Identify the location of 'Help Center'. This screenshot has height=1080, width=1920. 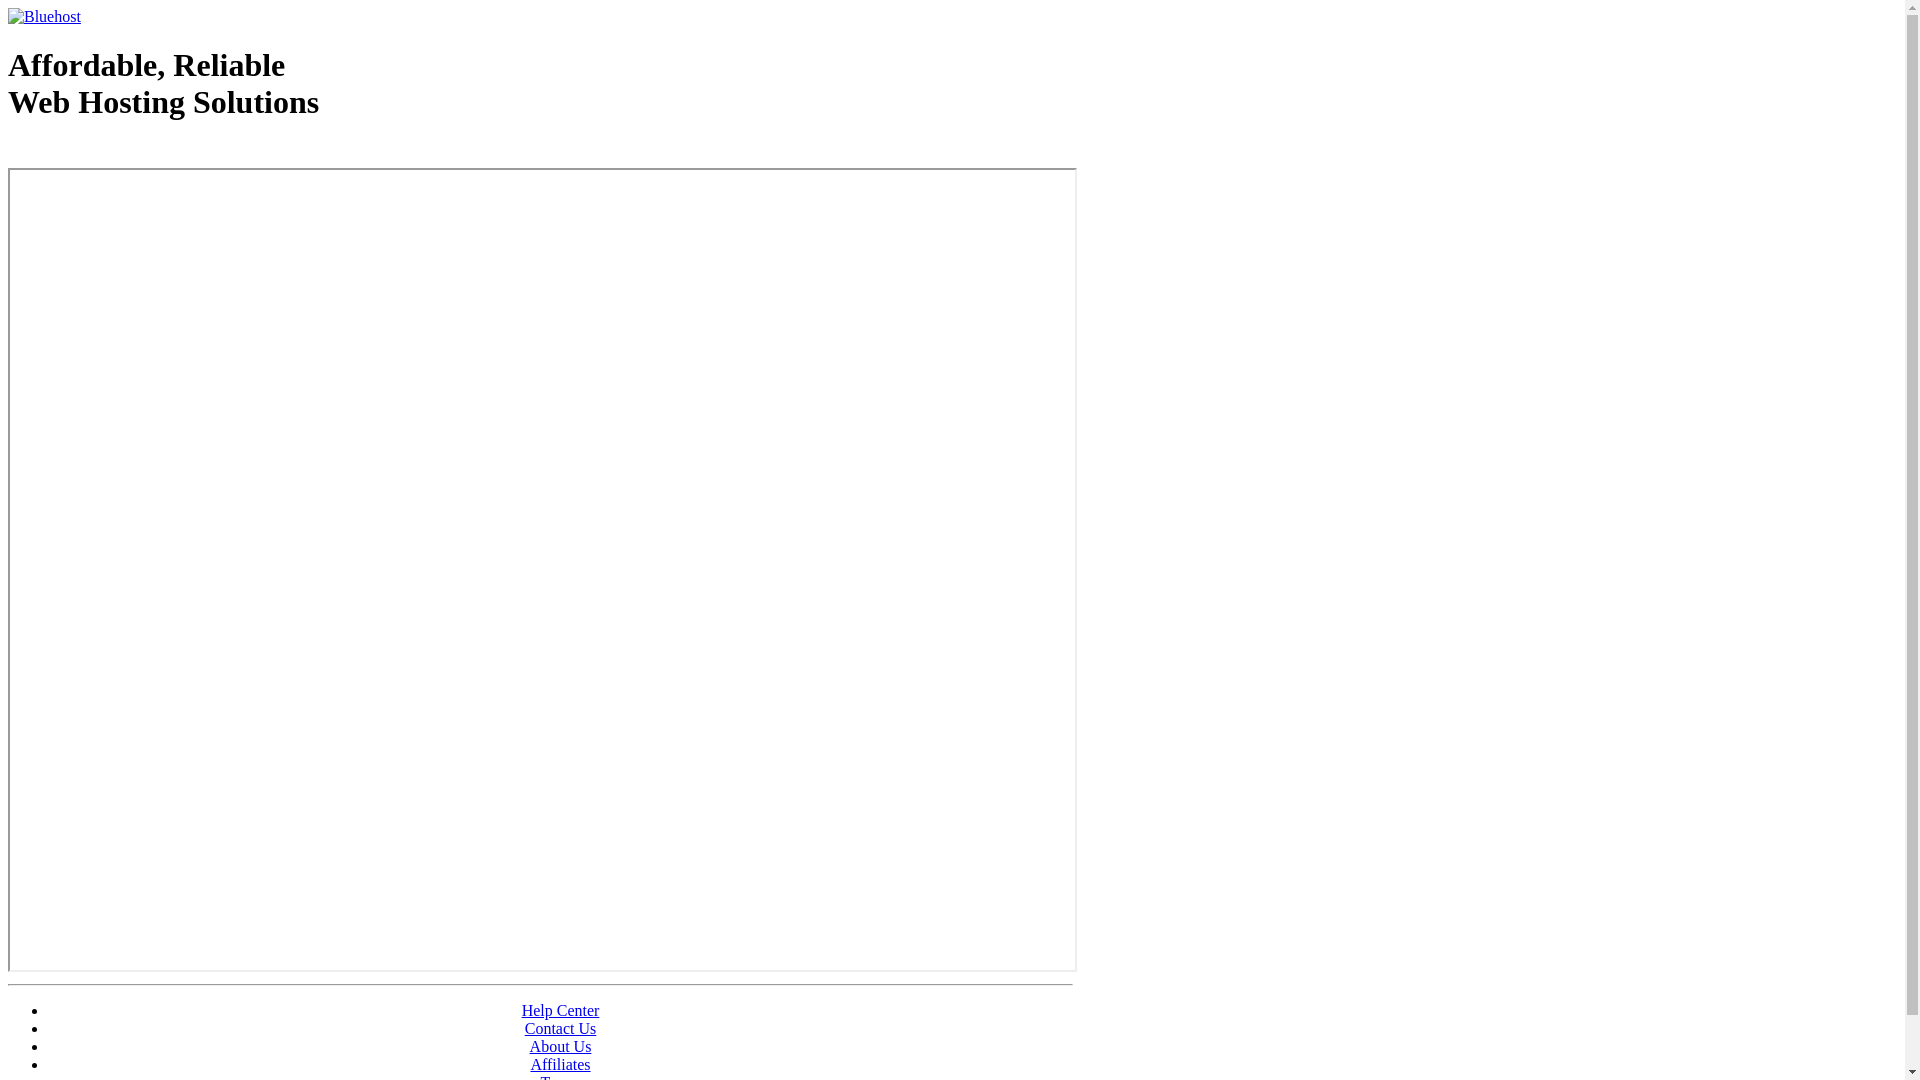
(522, 1010).